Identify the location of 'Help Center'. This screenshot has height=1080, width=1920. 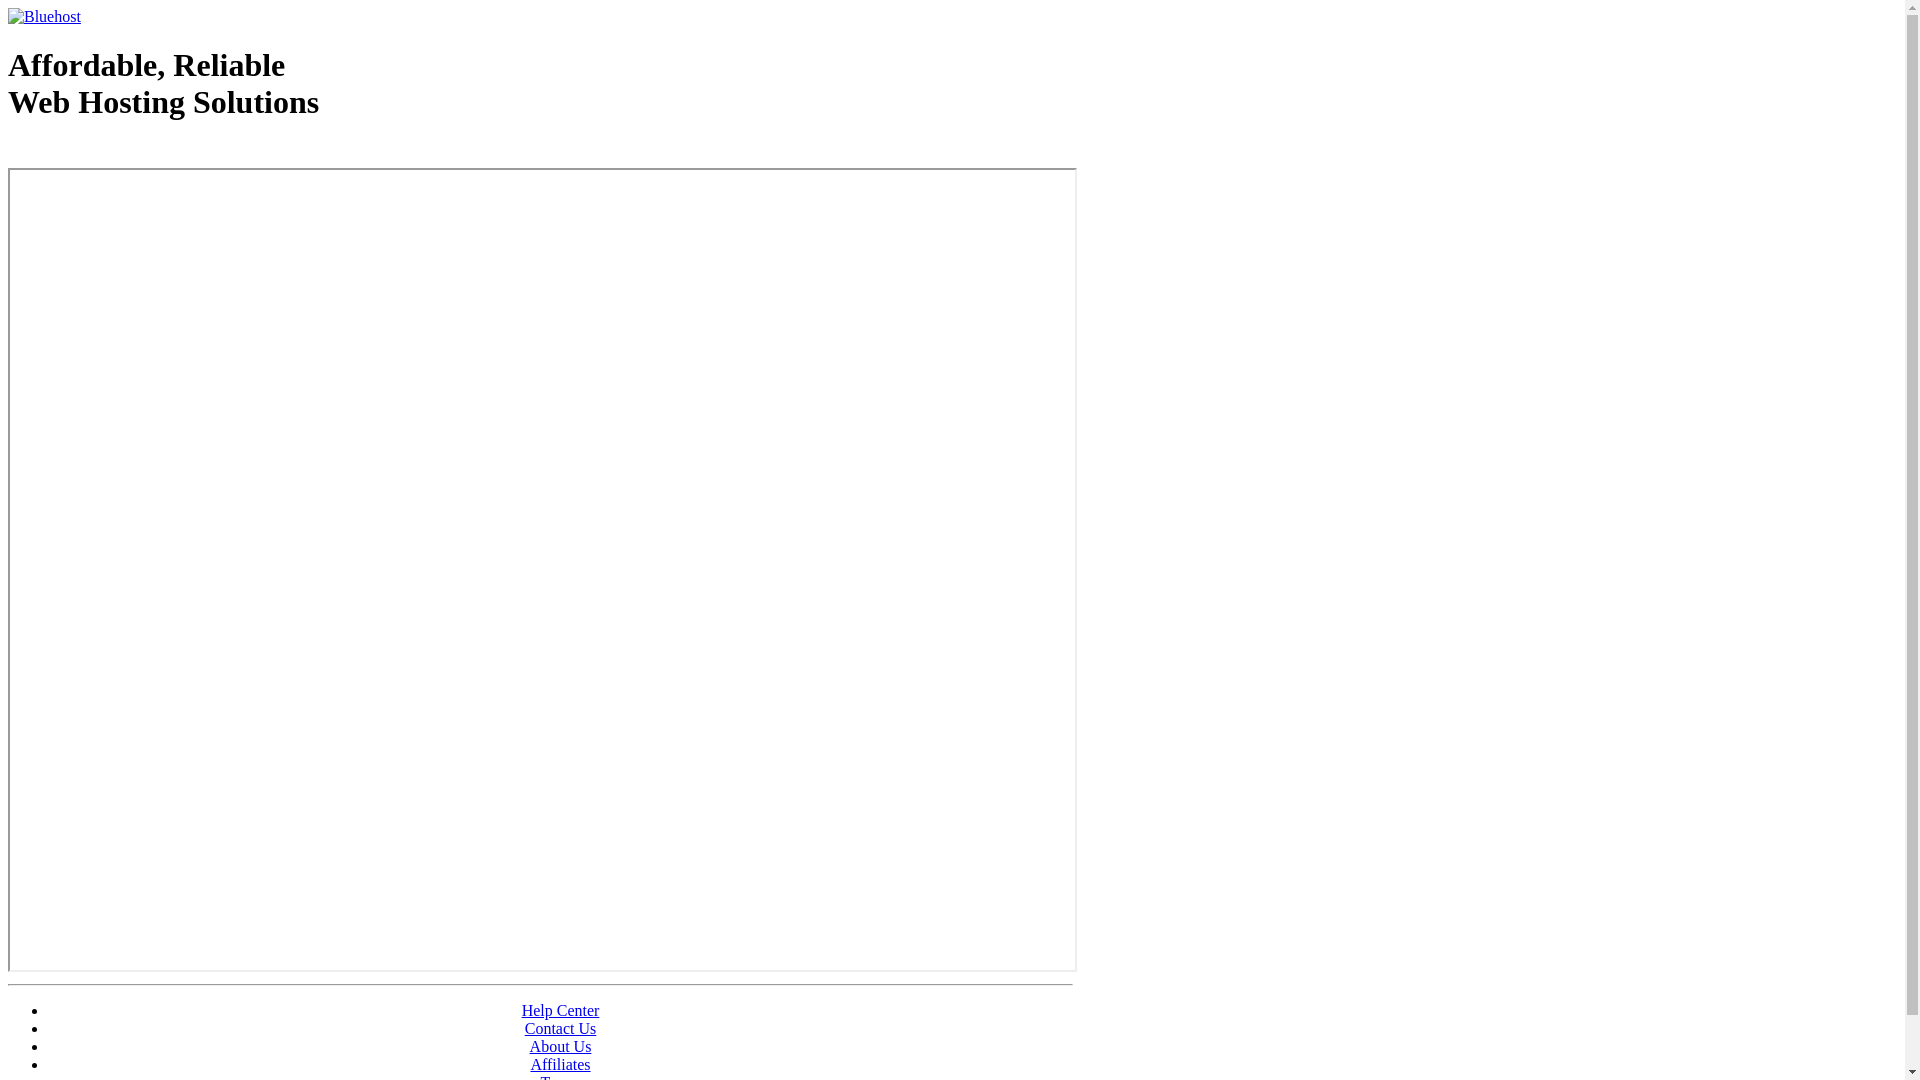
(522, 1010).